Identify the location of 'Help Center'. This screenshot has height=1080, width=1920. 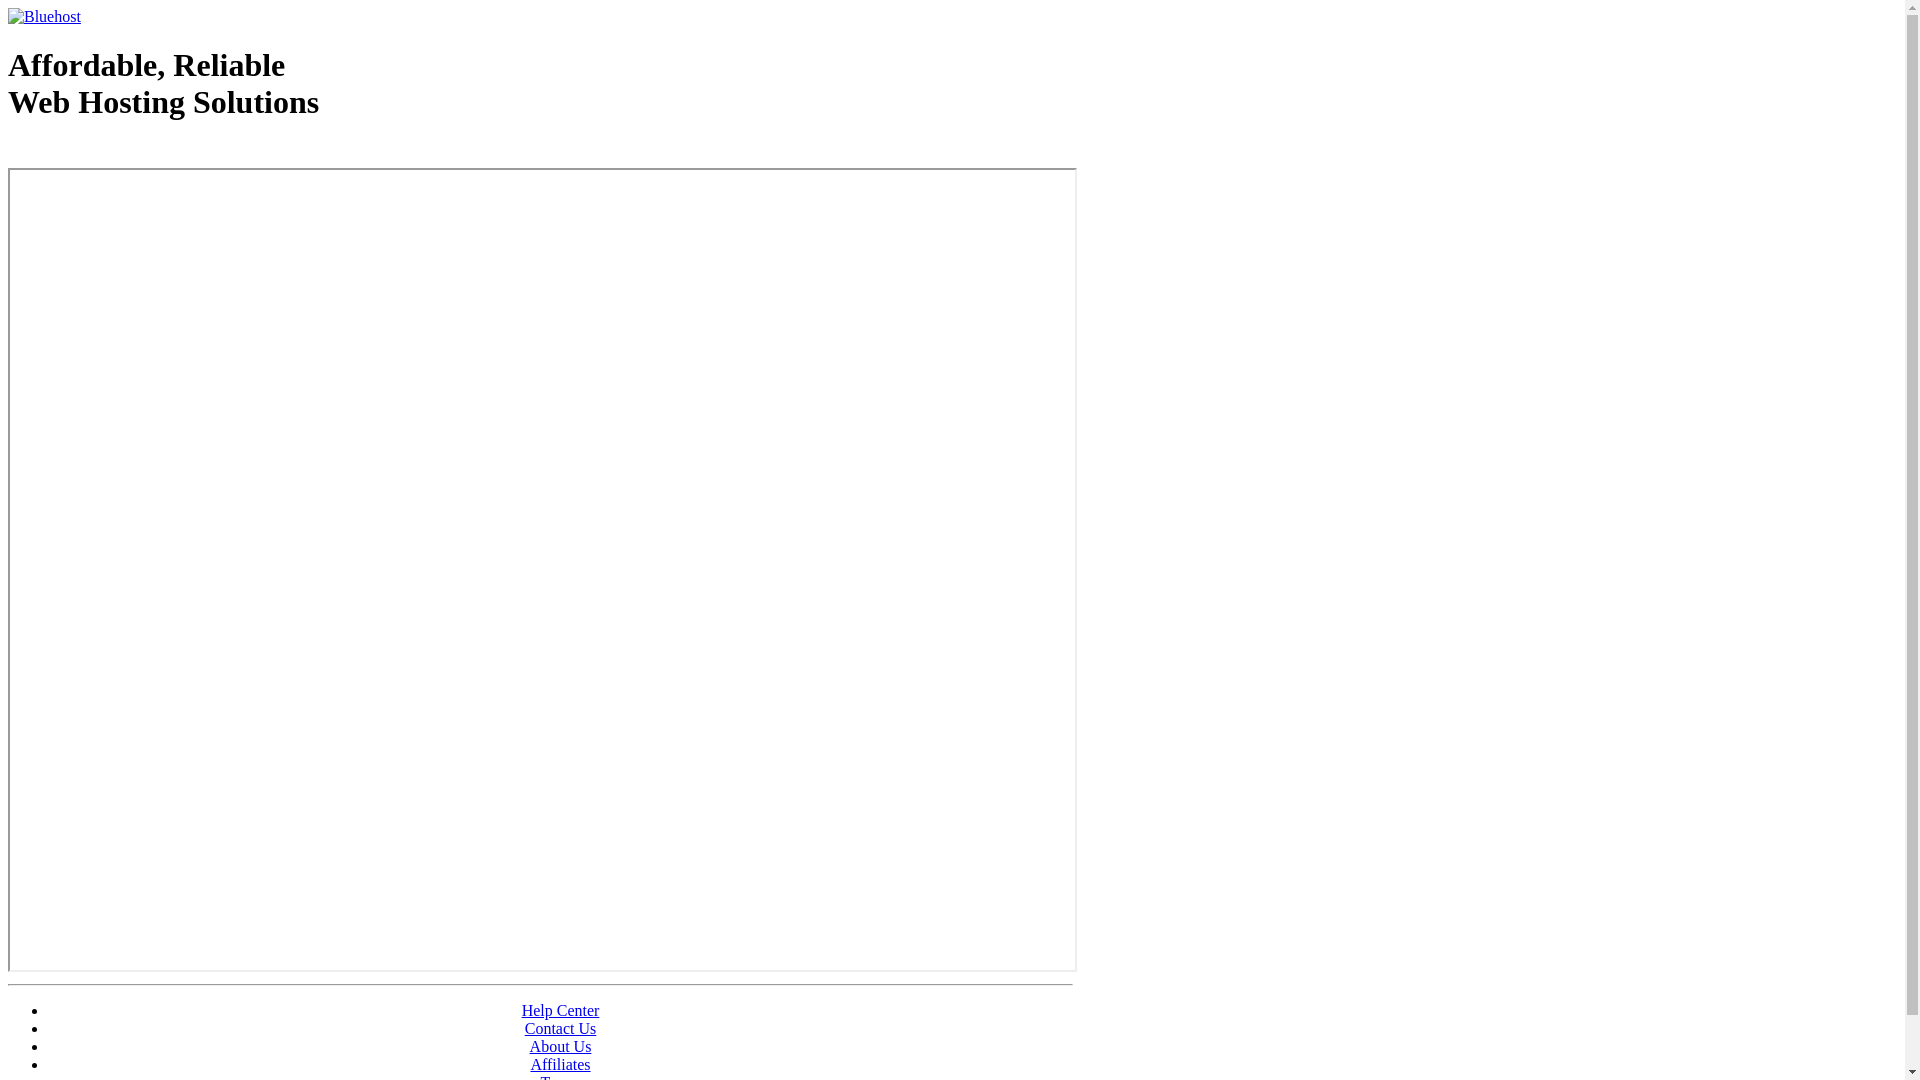
(522, 1010).